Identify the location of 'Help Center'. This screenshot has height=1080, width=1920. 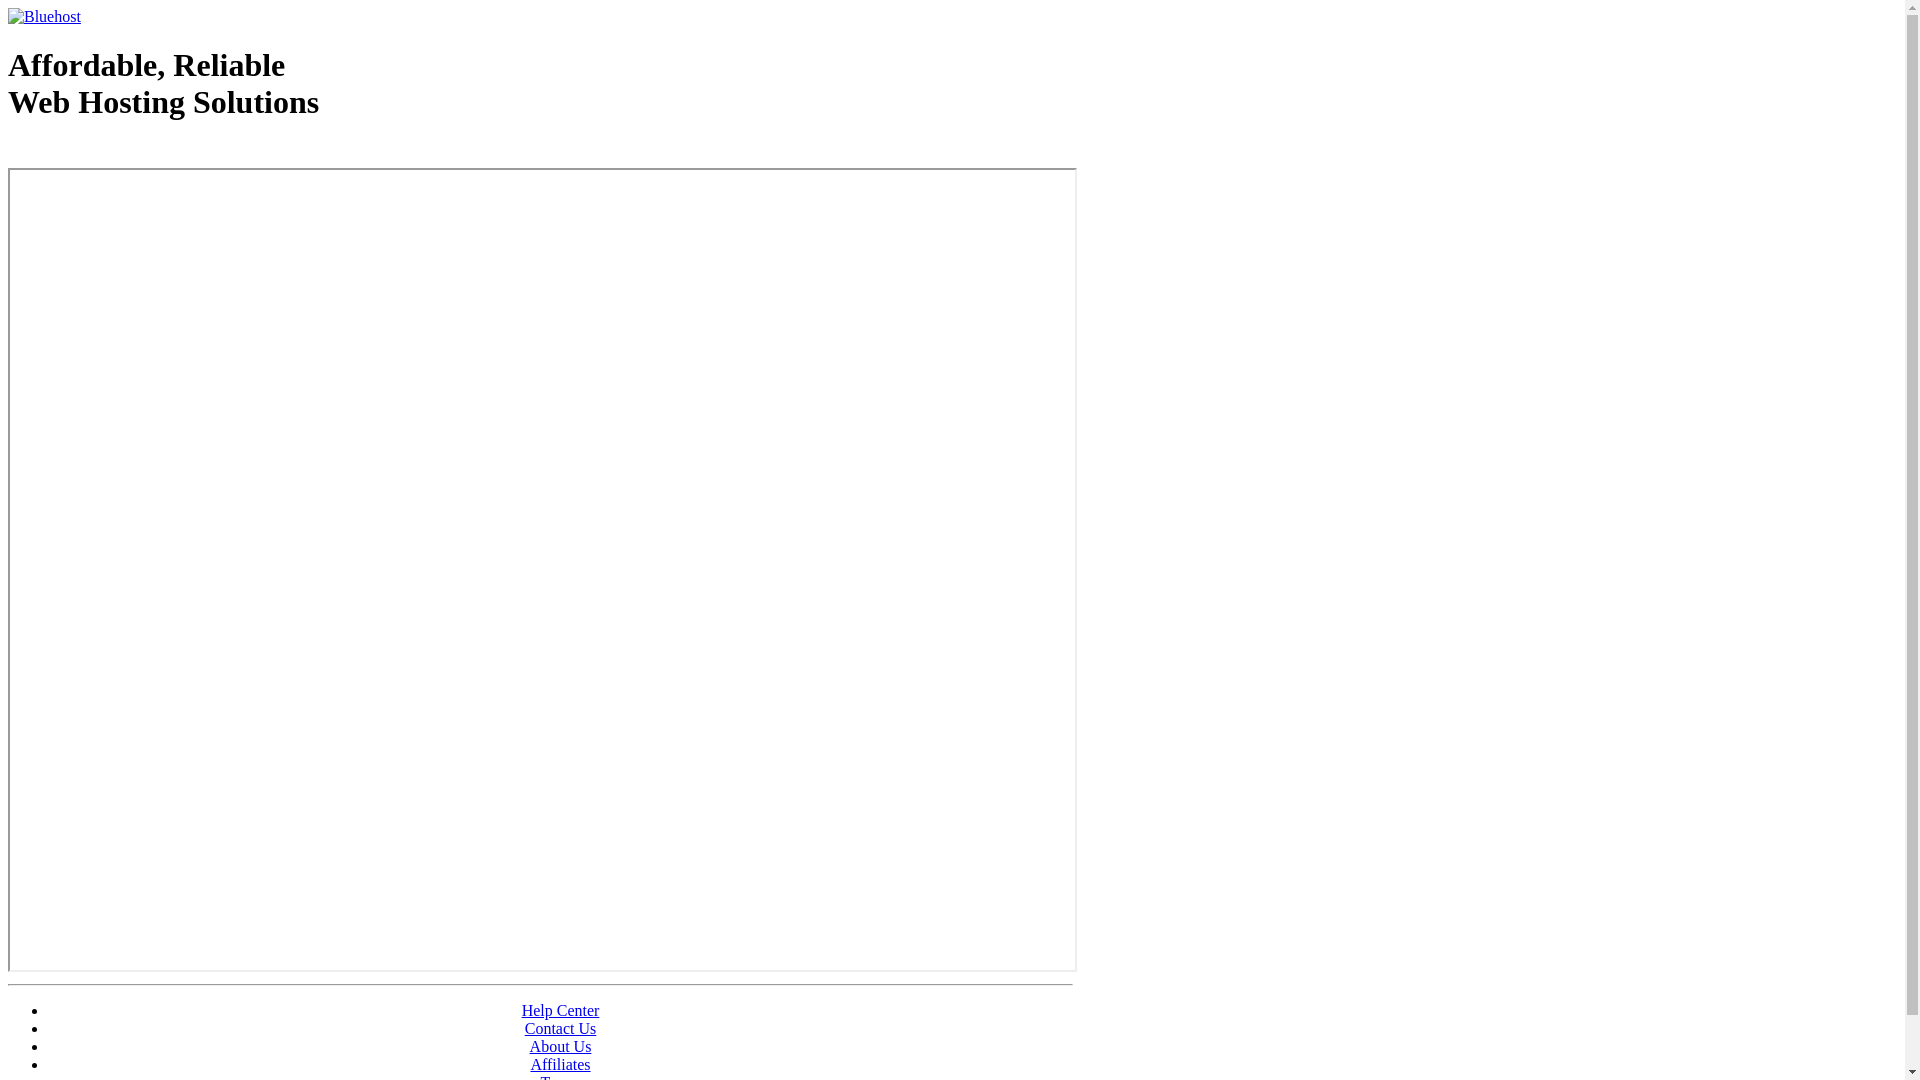
(522, 1010).